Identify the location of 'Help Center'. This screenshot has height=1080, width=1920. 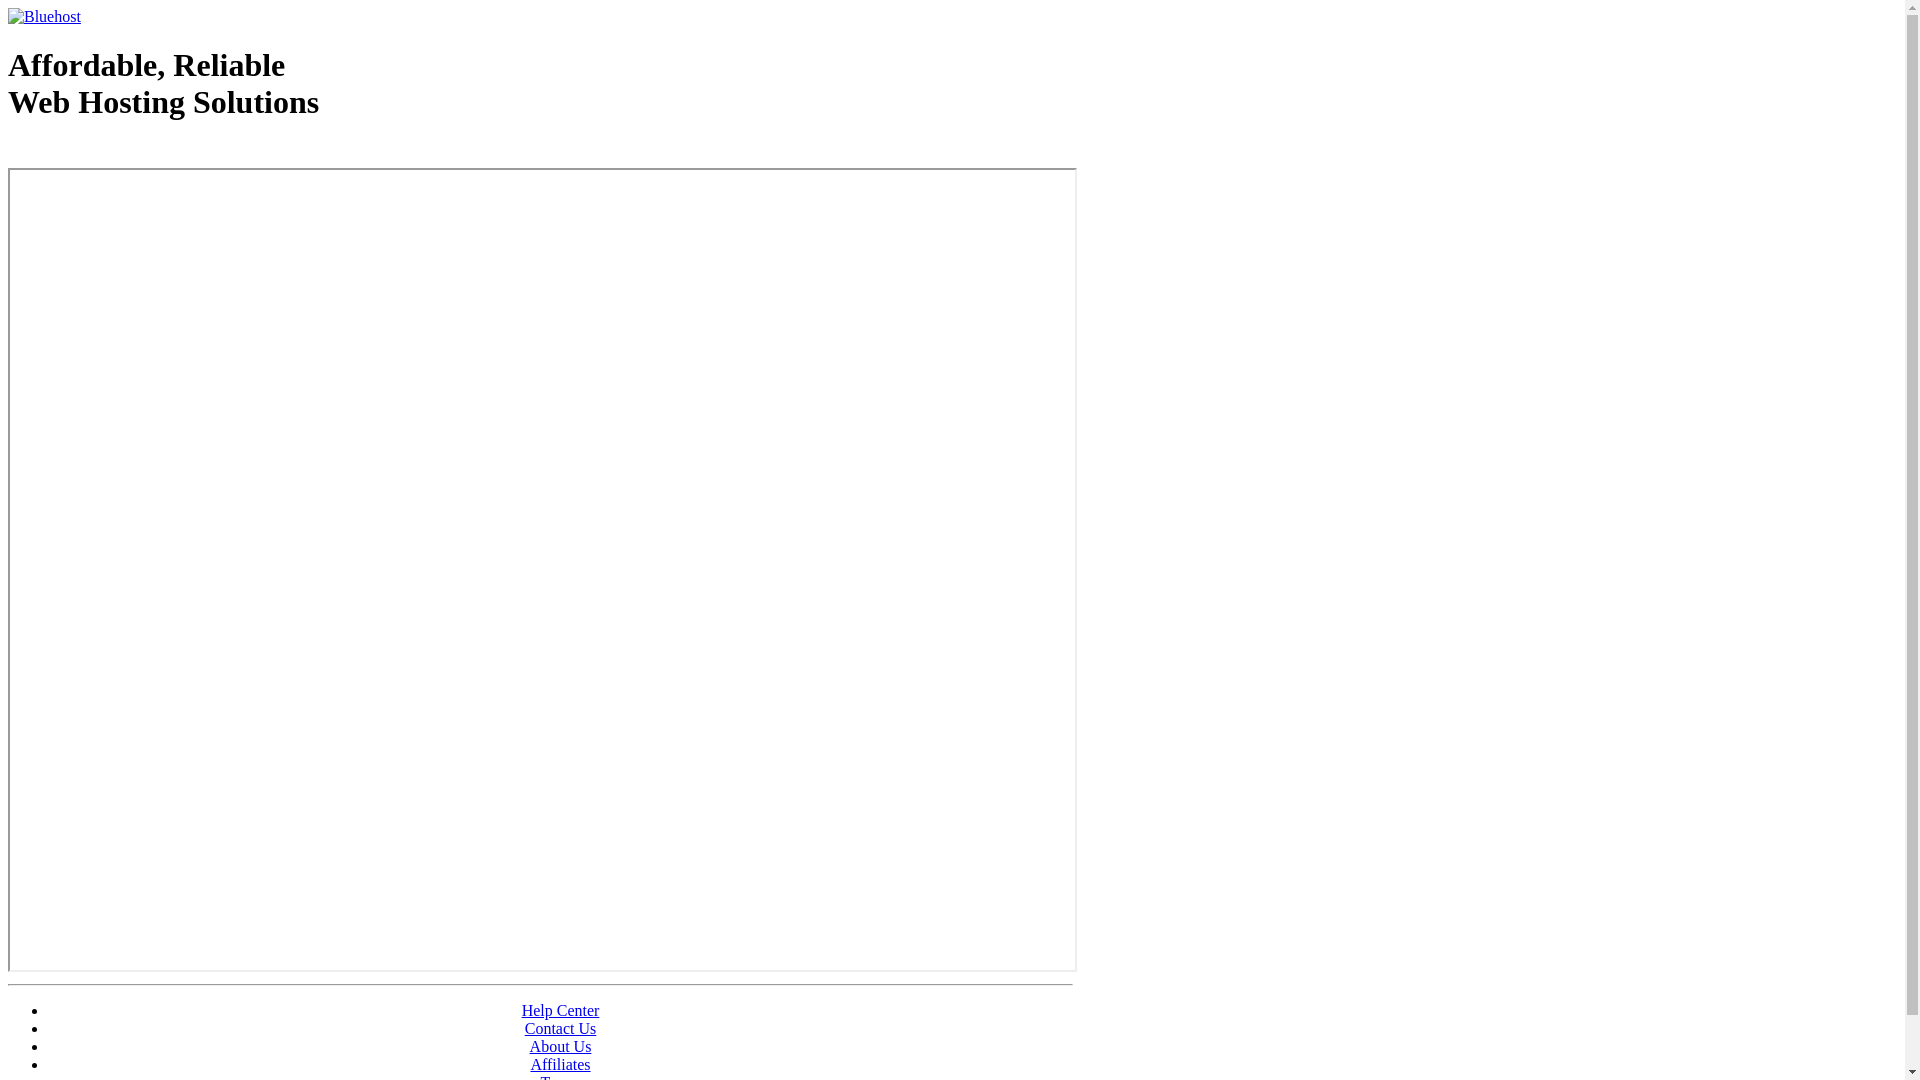
(522, 1010).